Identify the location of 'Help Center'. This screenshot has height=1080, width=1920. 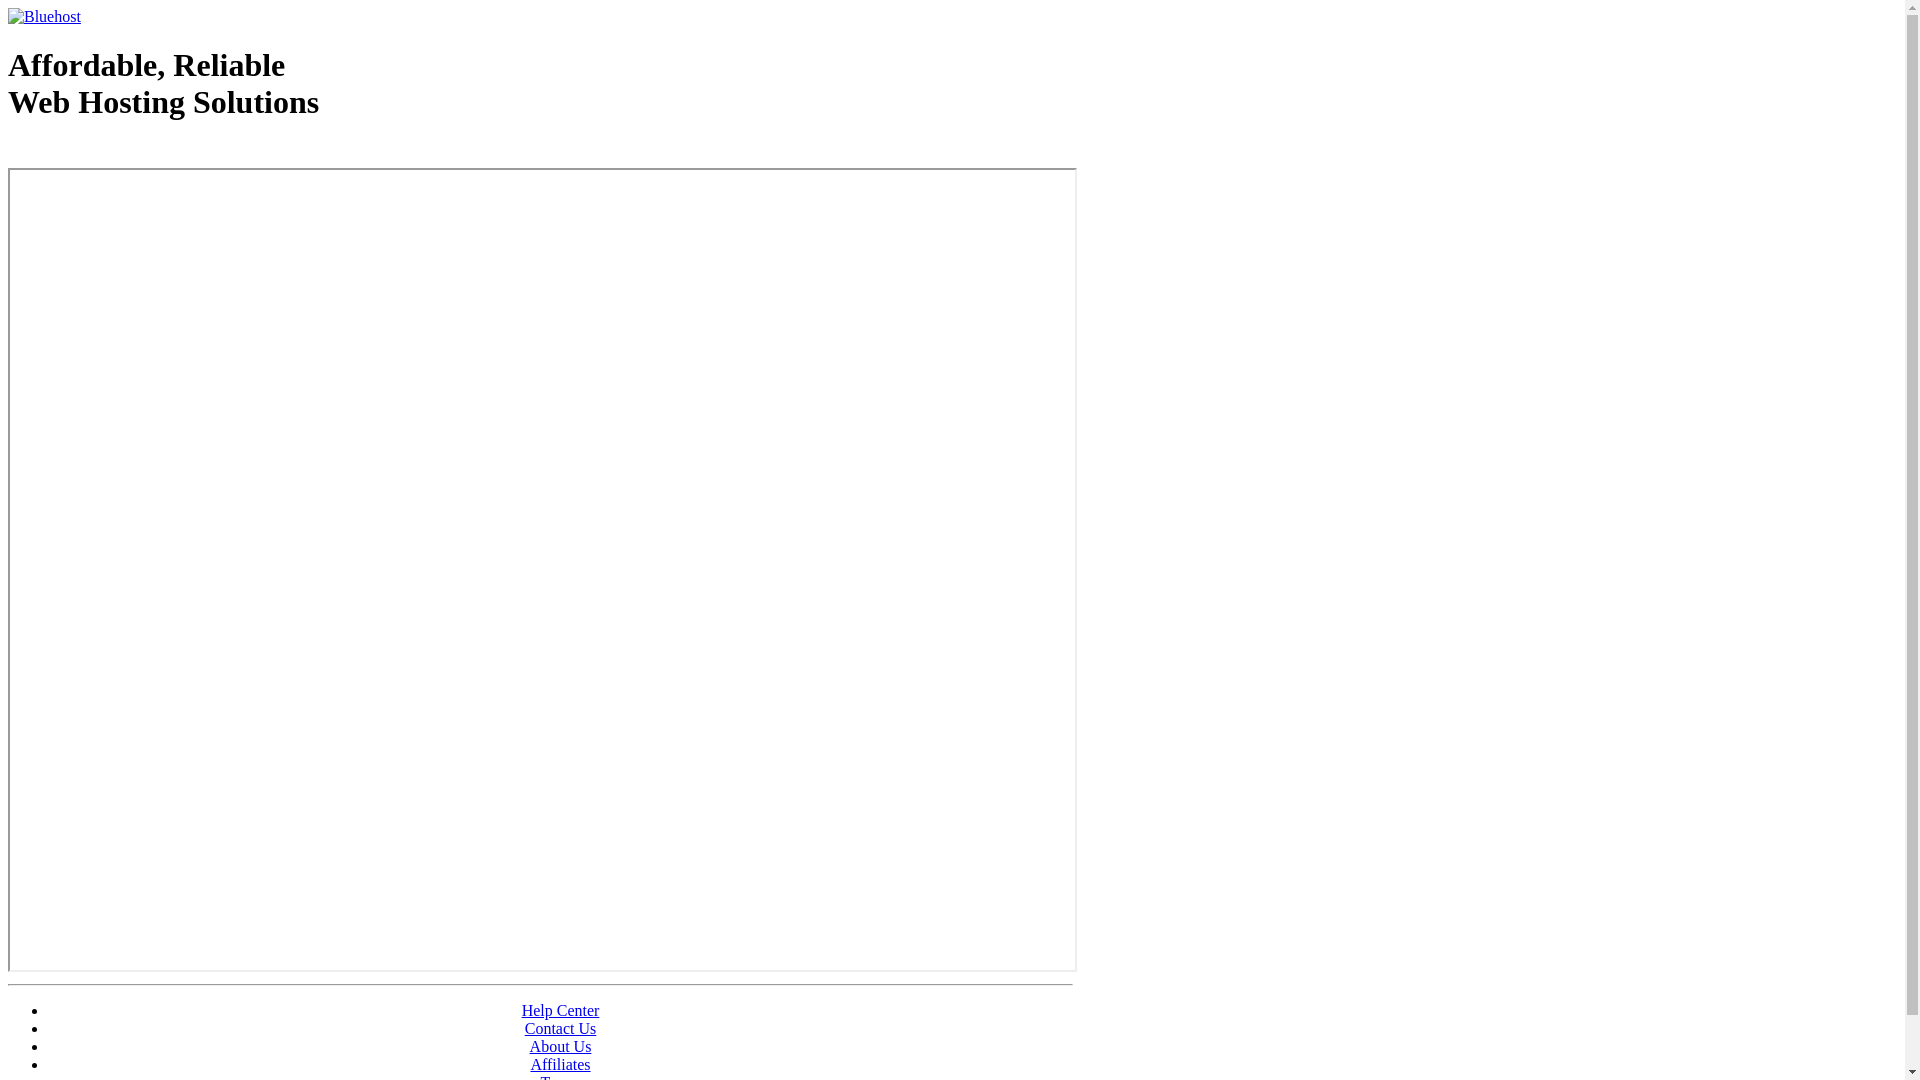
(522, 1010).